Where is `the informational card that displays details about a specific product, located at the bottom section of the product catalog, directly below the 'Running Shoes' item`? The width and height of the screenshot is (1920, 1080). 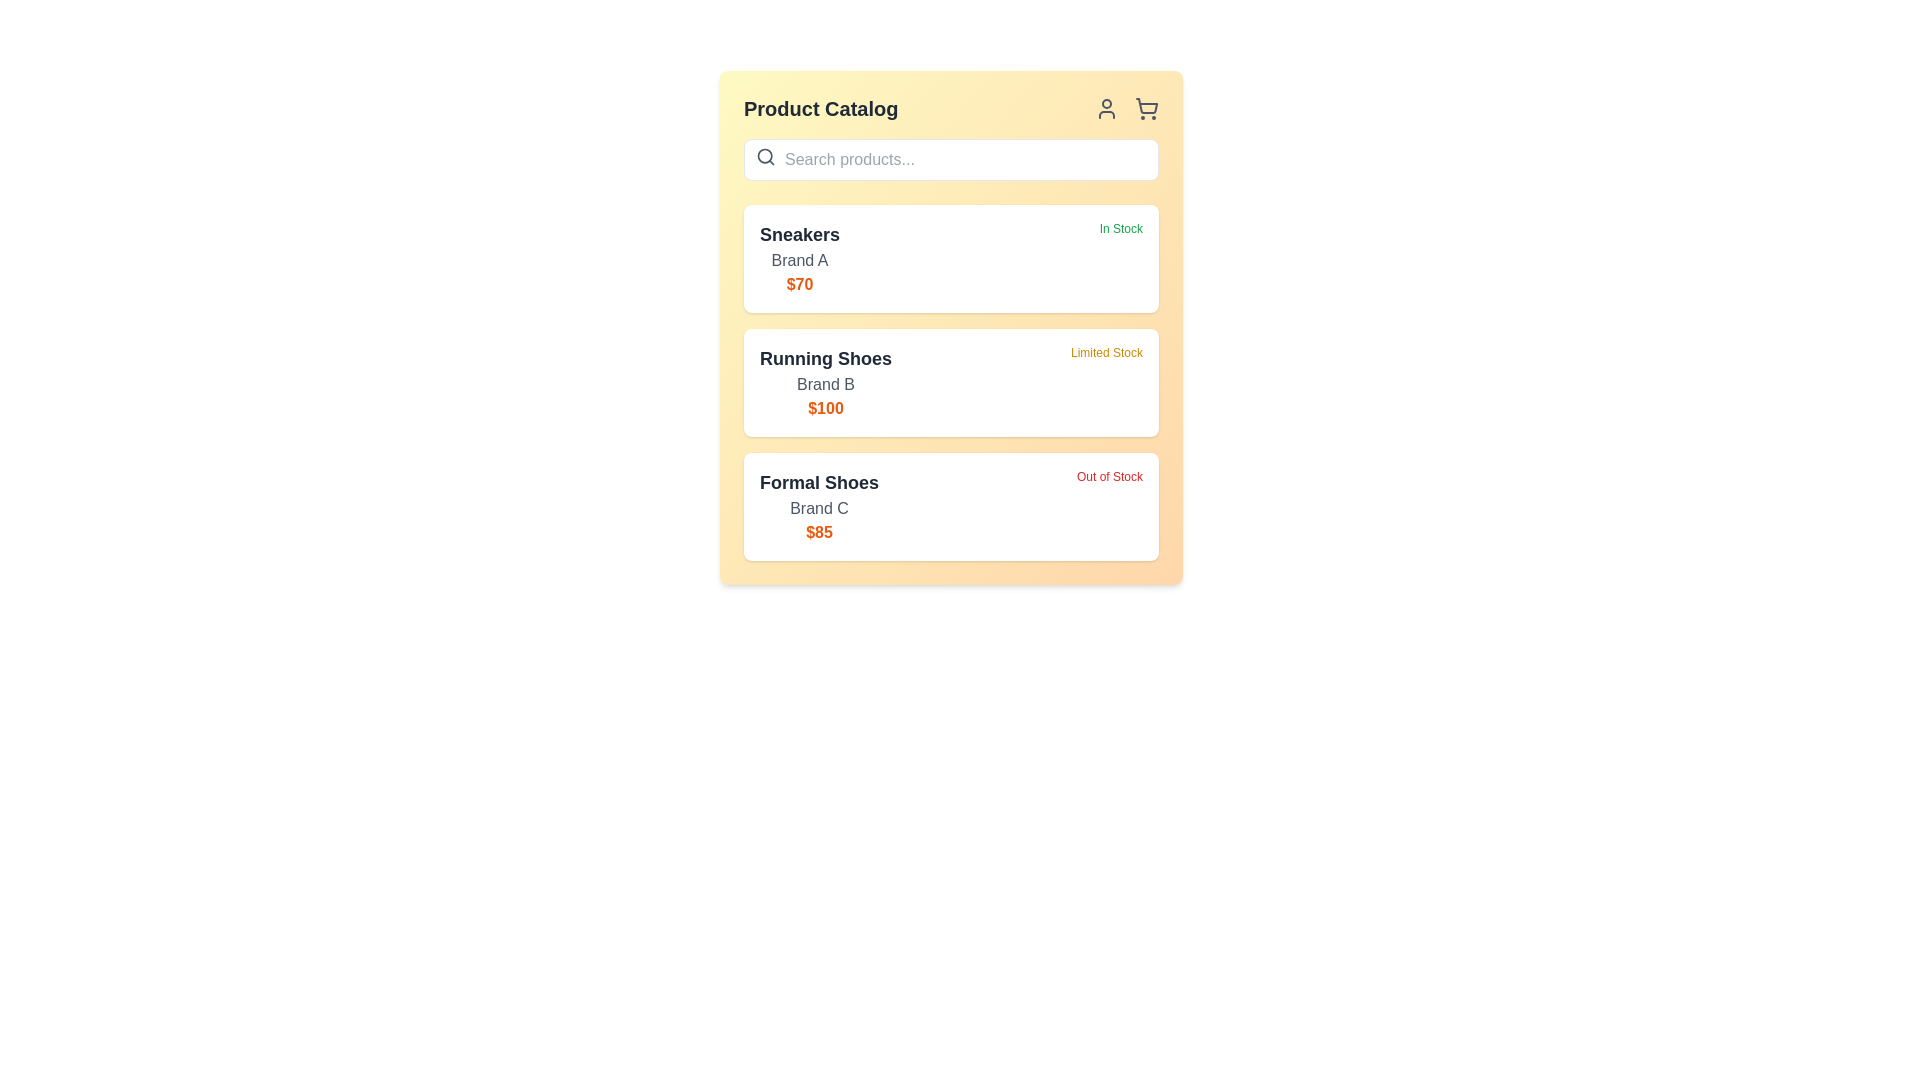 the informational card that displays details about a specific product, located at the bottom section of the product catalog, directly below the 'Running Shoes' item is located at coordinates (819, 505).